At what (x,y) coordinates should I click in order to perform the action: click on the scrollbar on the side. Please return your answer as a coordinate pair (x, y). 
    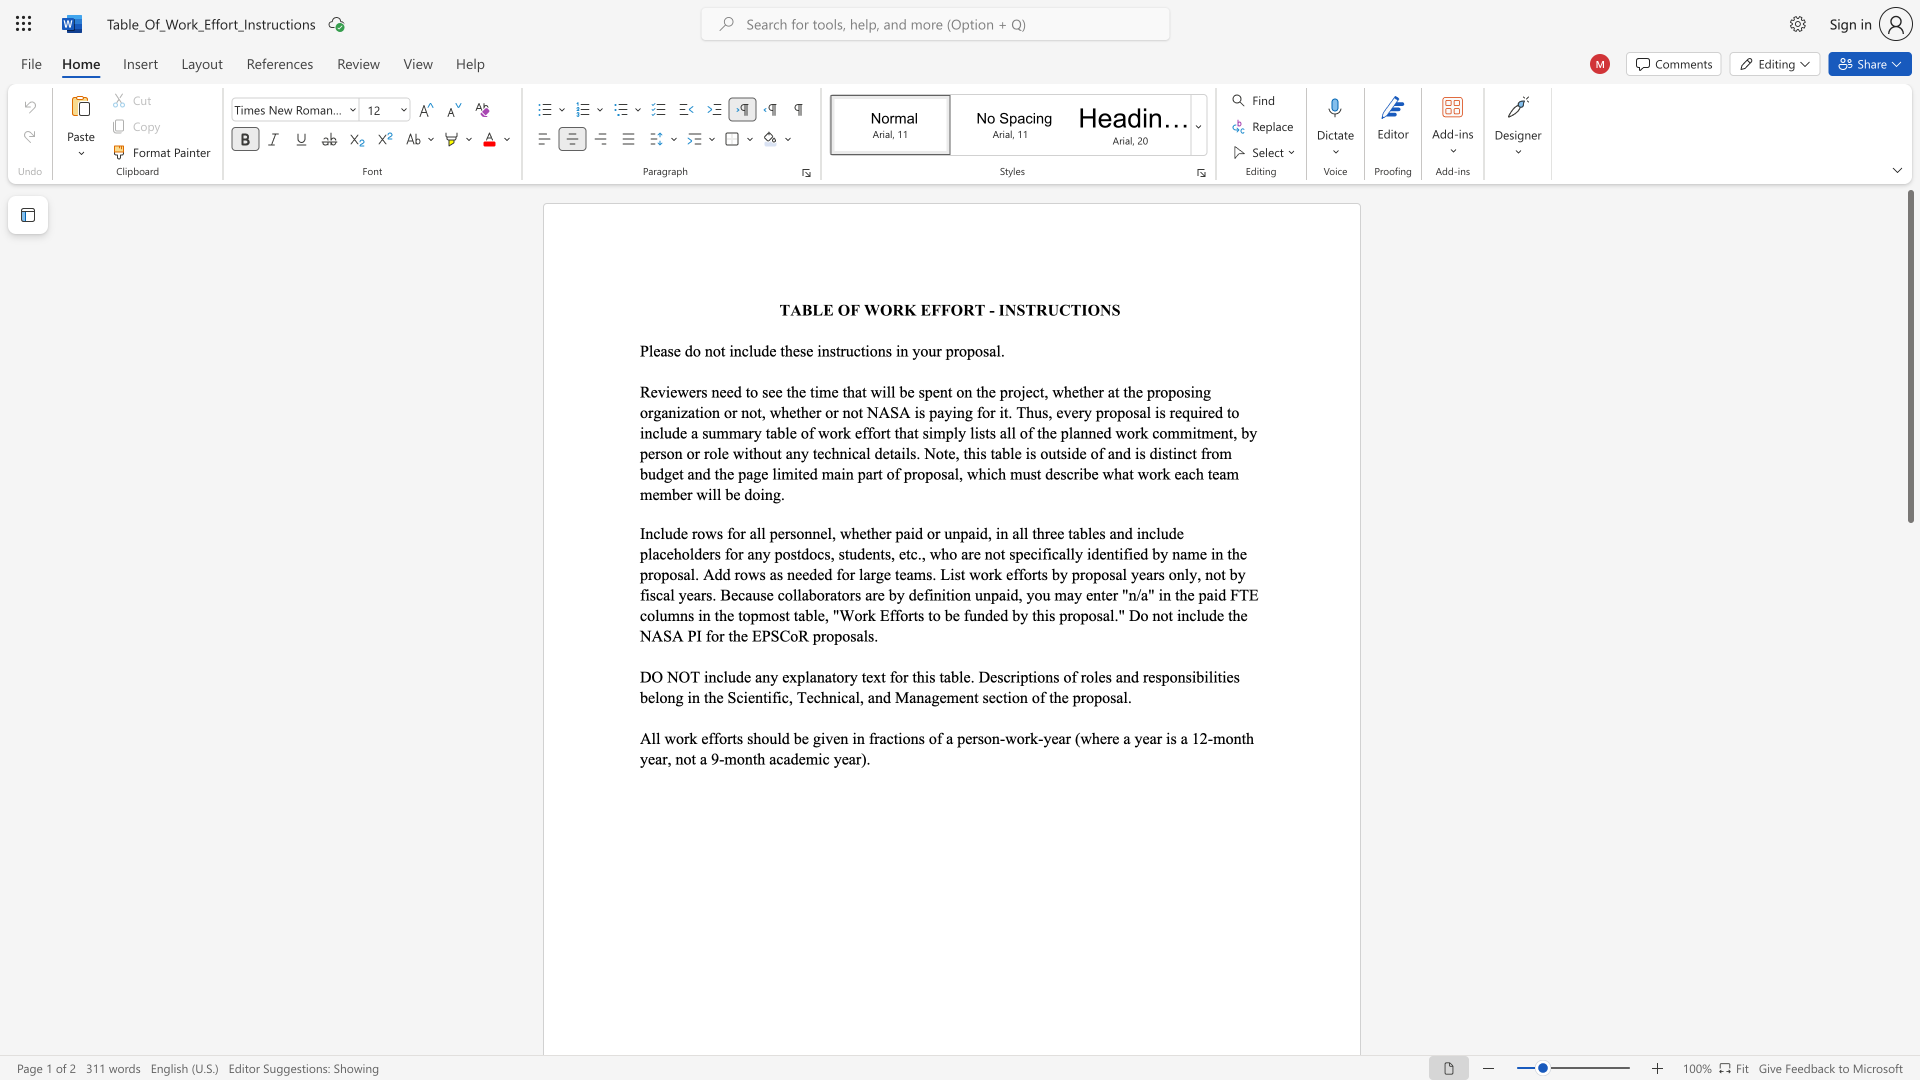
    Looking at the image, I should click on (1909, 878).